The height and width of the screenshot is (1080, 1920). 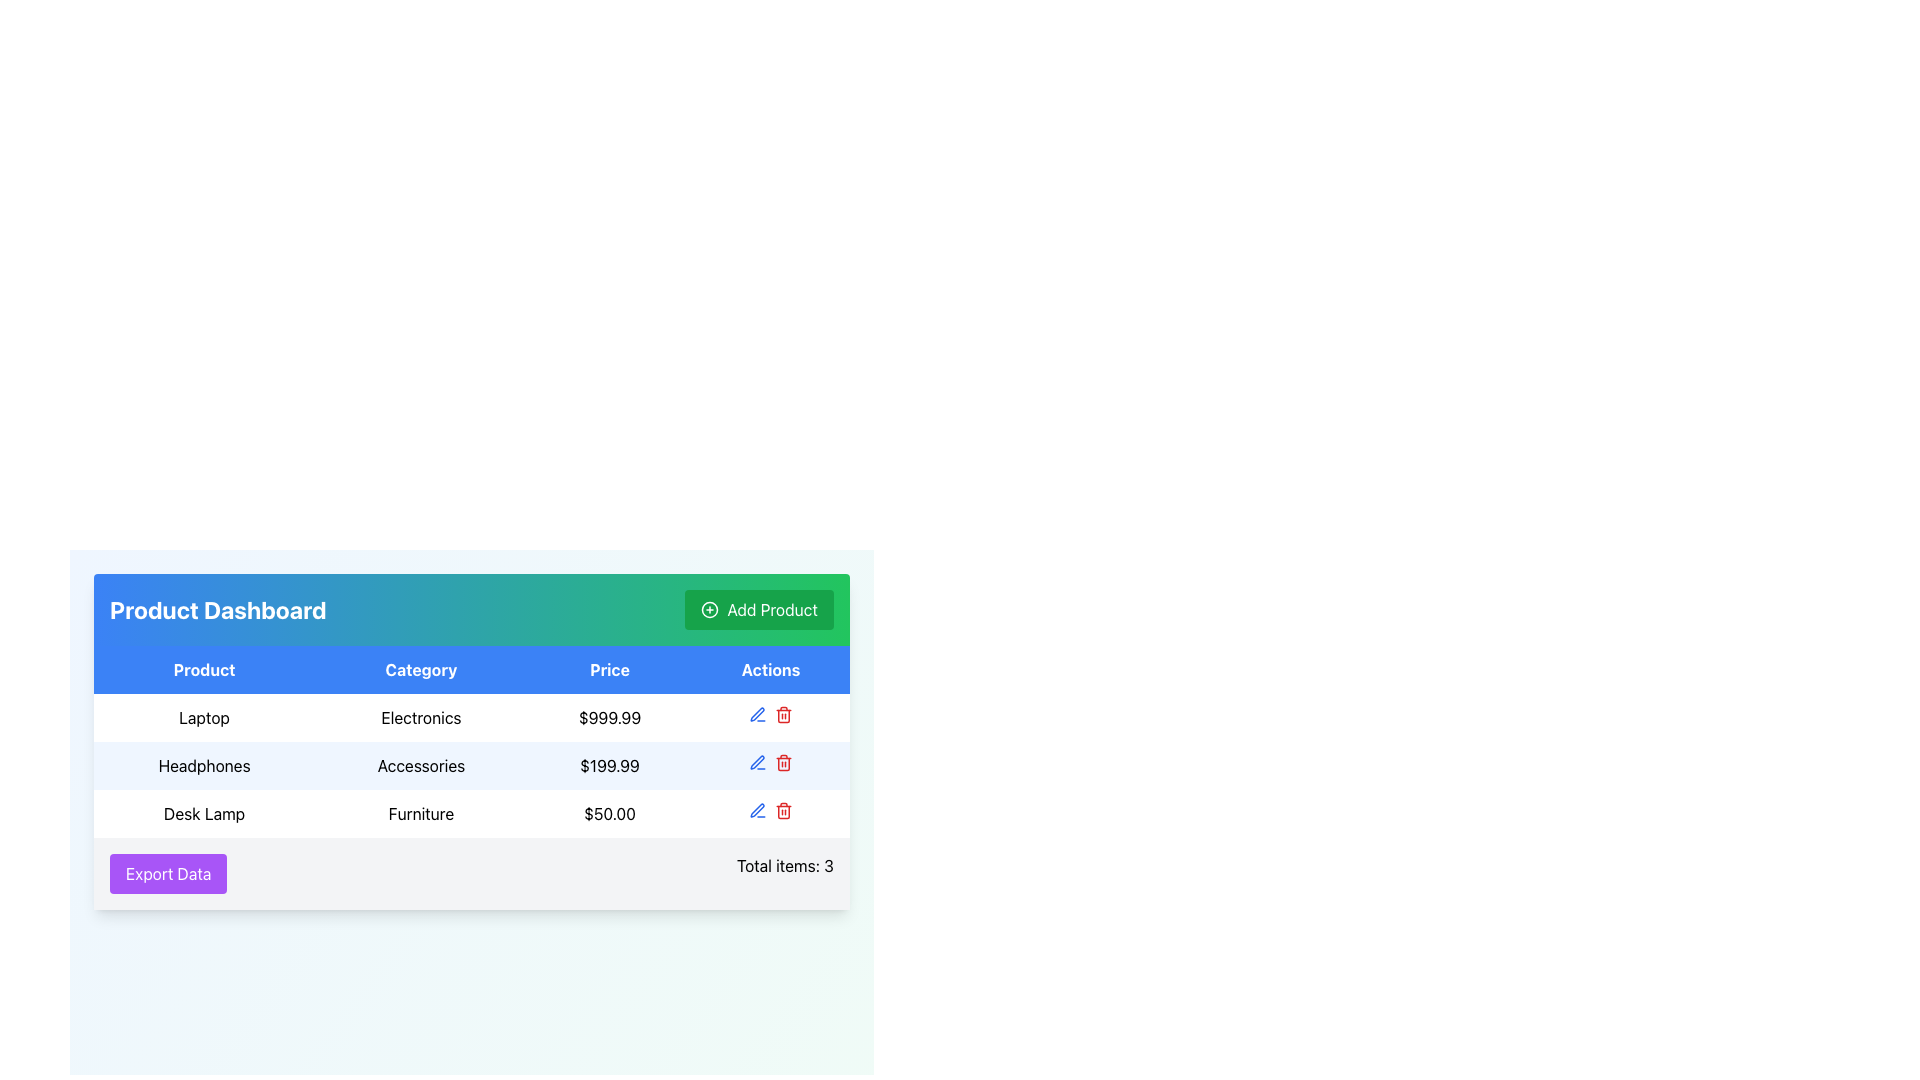 I want to click on the delete icon located in the fourth column (Actions) of the table row associated with the product 'Headphones', so click(x=770, y=765).